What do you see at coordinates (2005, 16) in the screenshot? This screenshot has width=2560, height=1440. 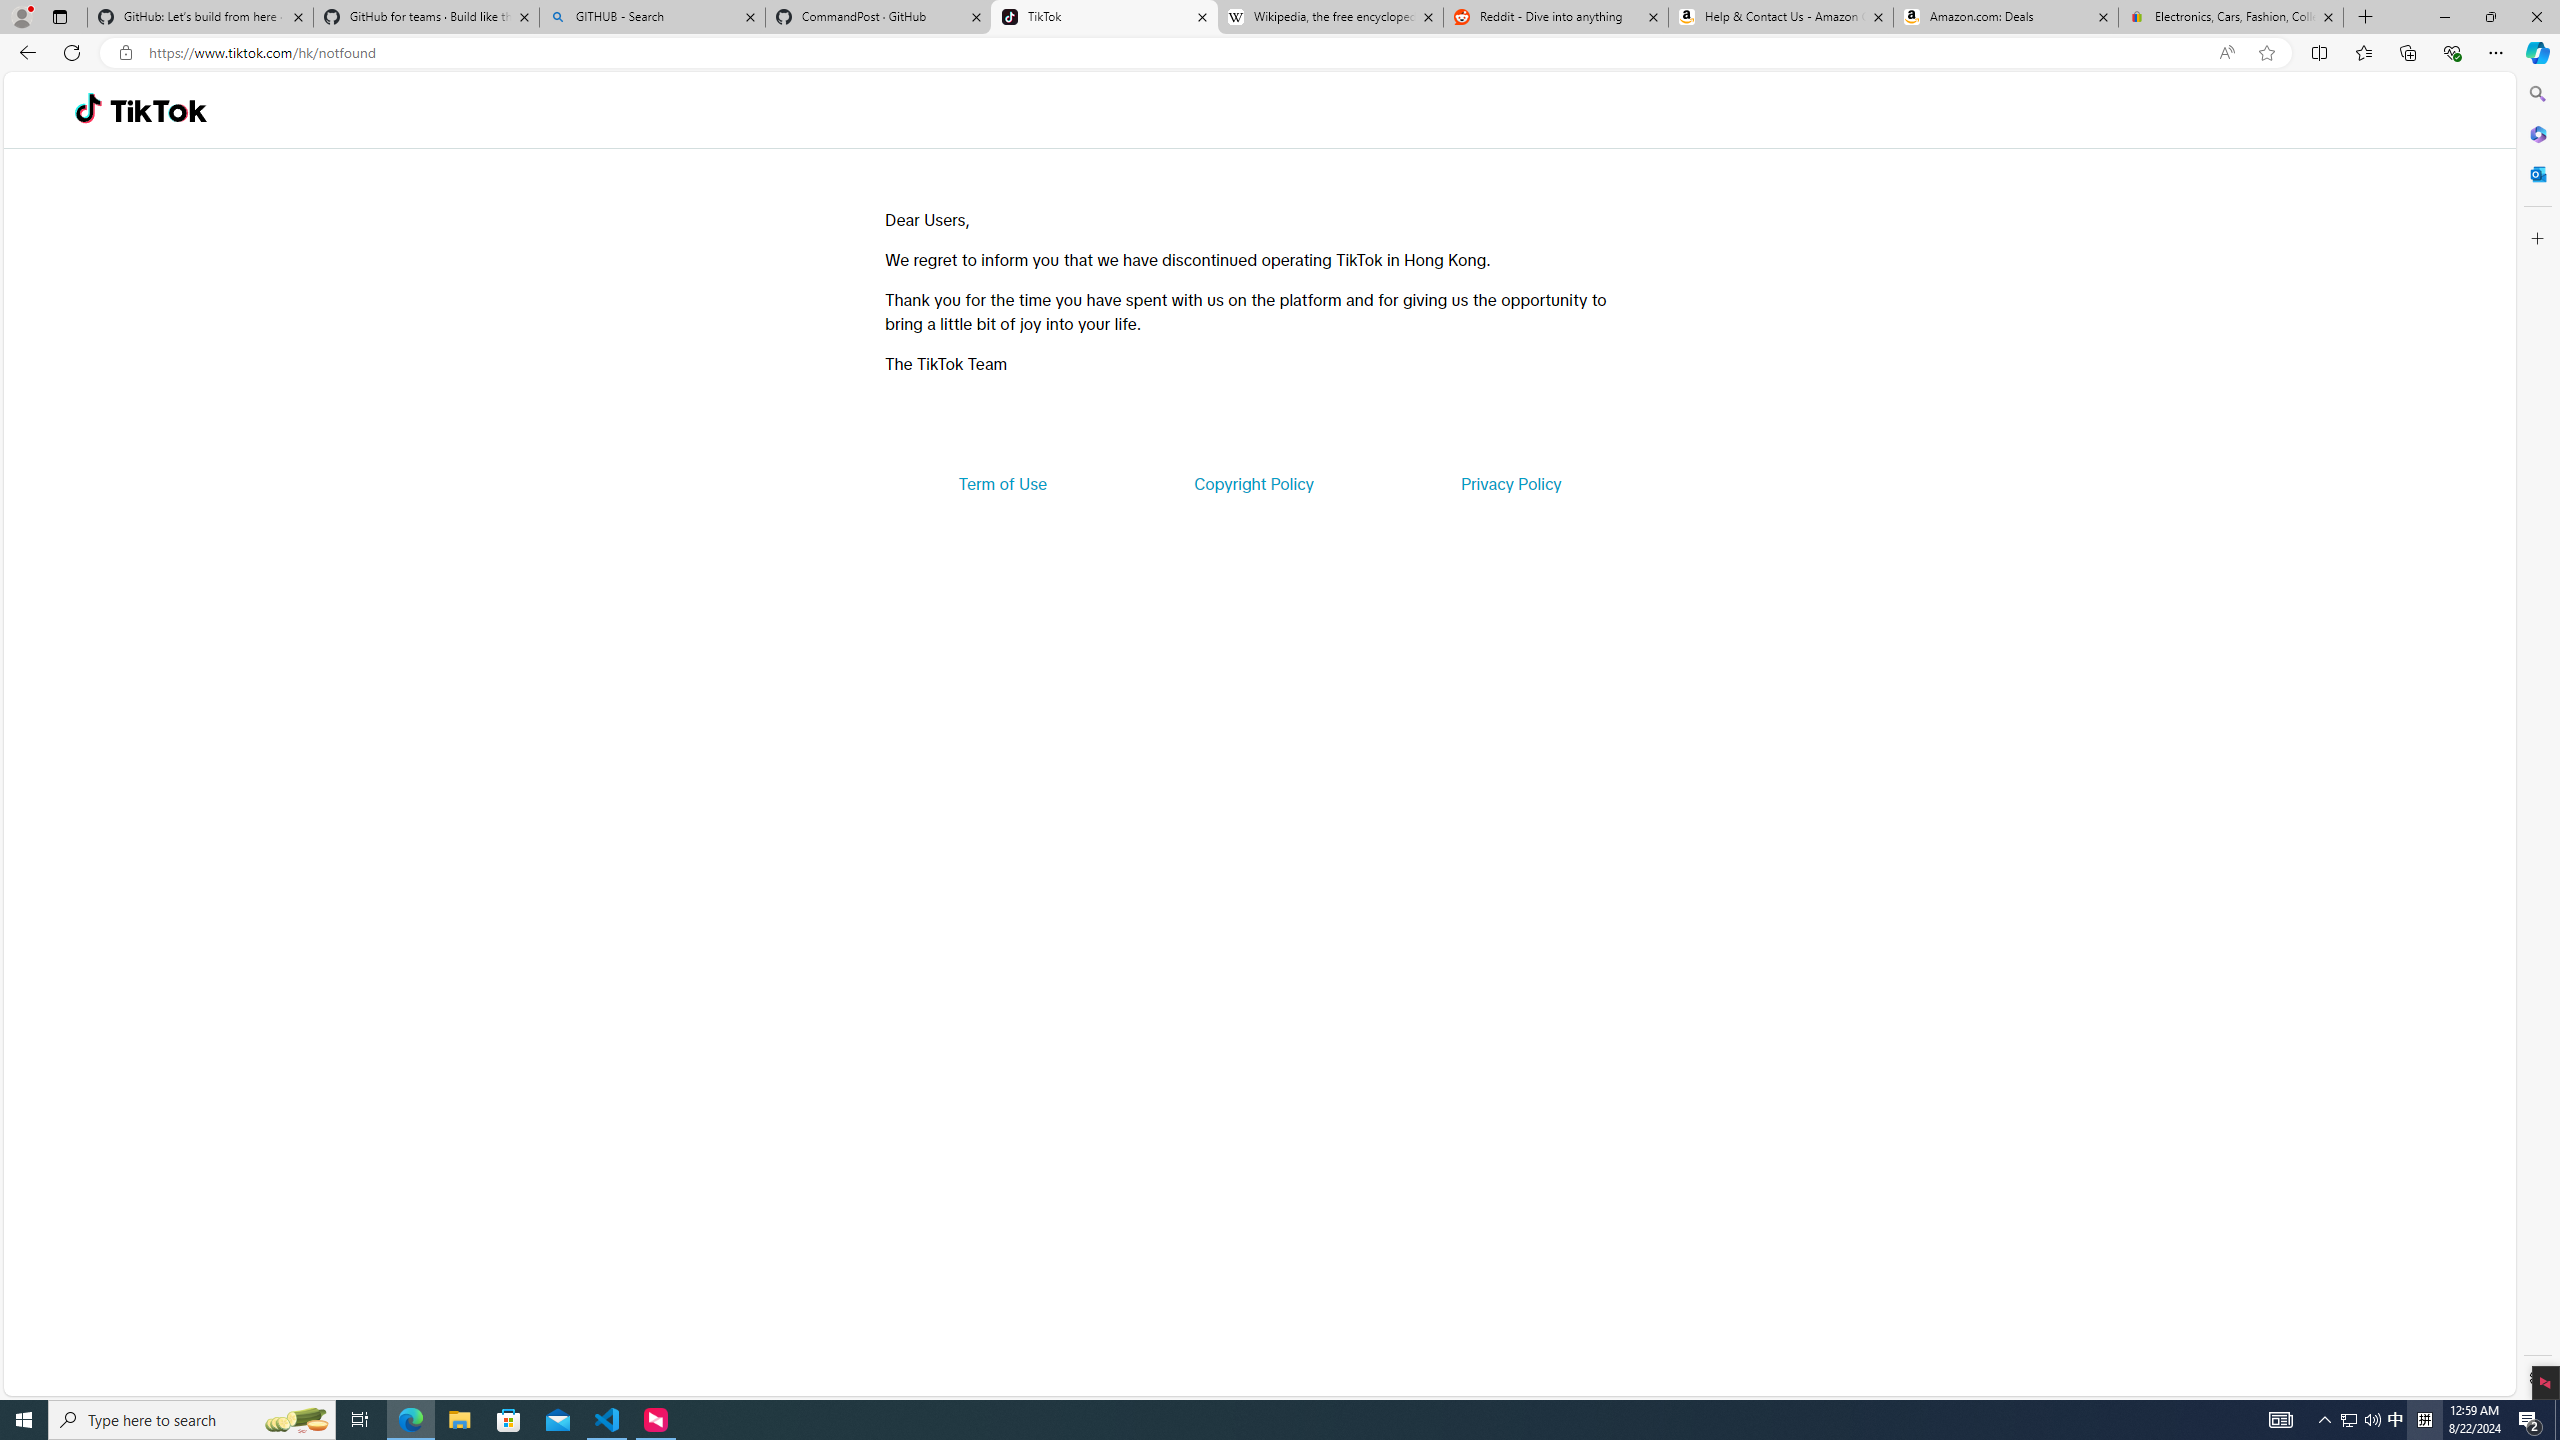 I see `'Amazon.com: Deals'` at bounding box center [2005, 16].